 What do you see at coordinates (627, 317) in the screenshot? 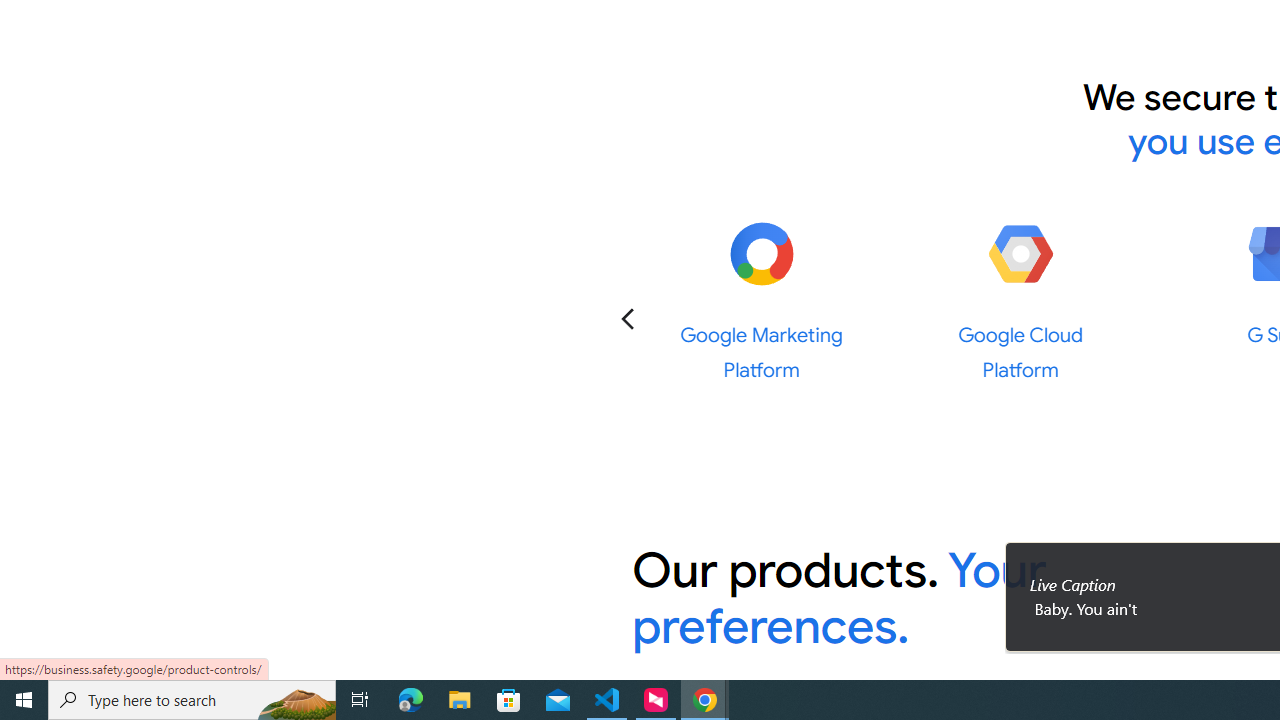
I see `'Go to the previous slide'` at bounding box center [627, 317].